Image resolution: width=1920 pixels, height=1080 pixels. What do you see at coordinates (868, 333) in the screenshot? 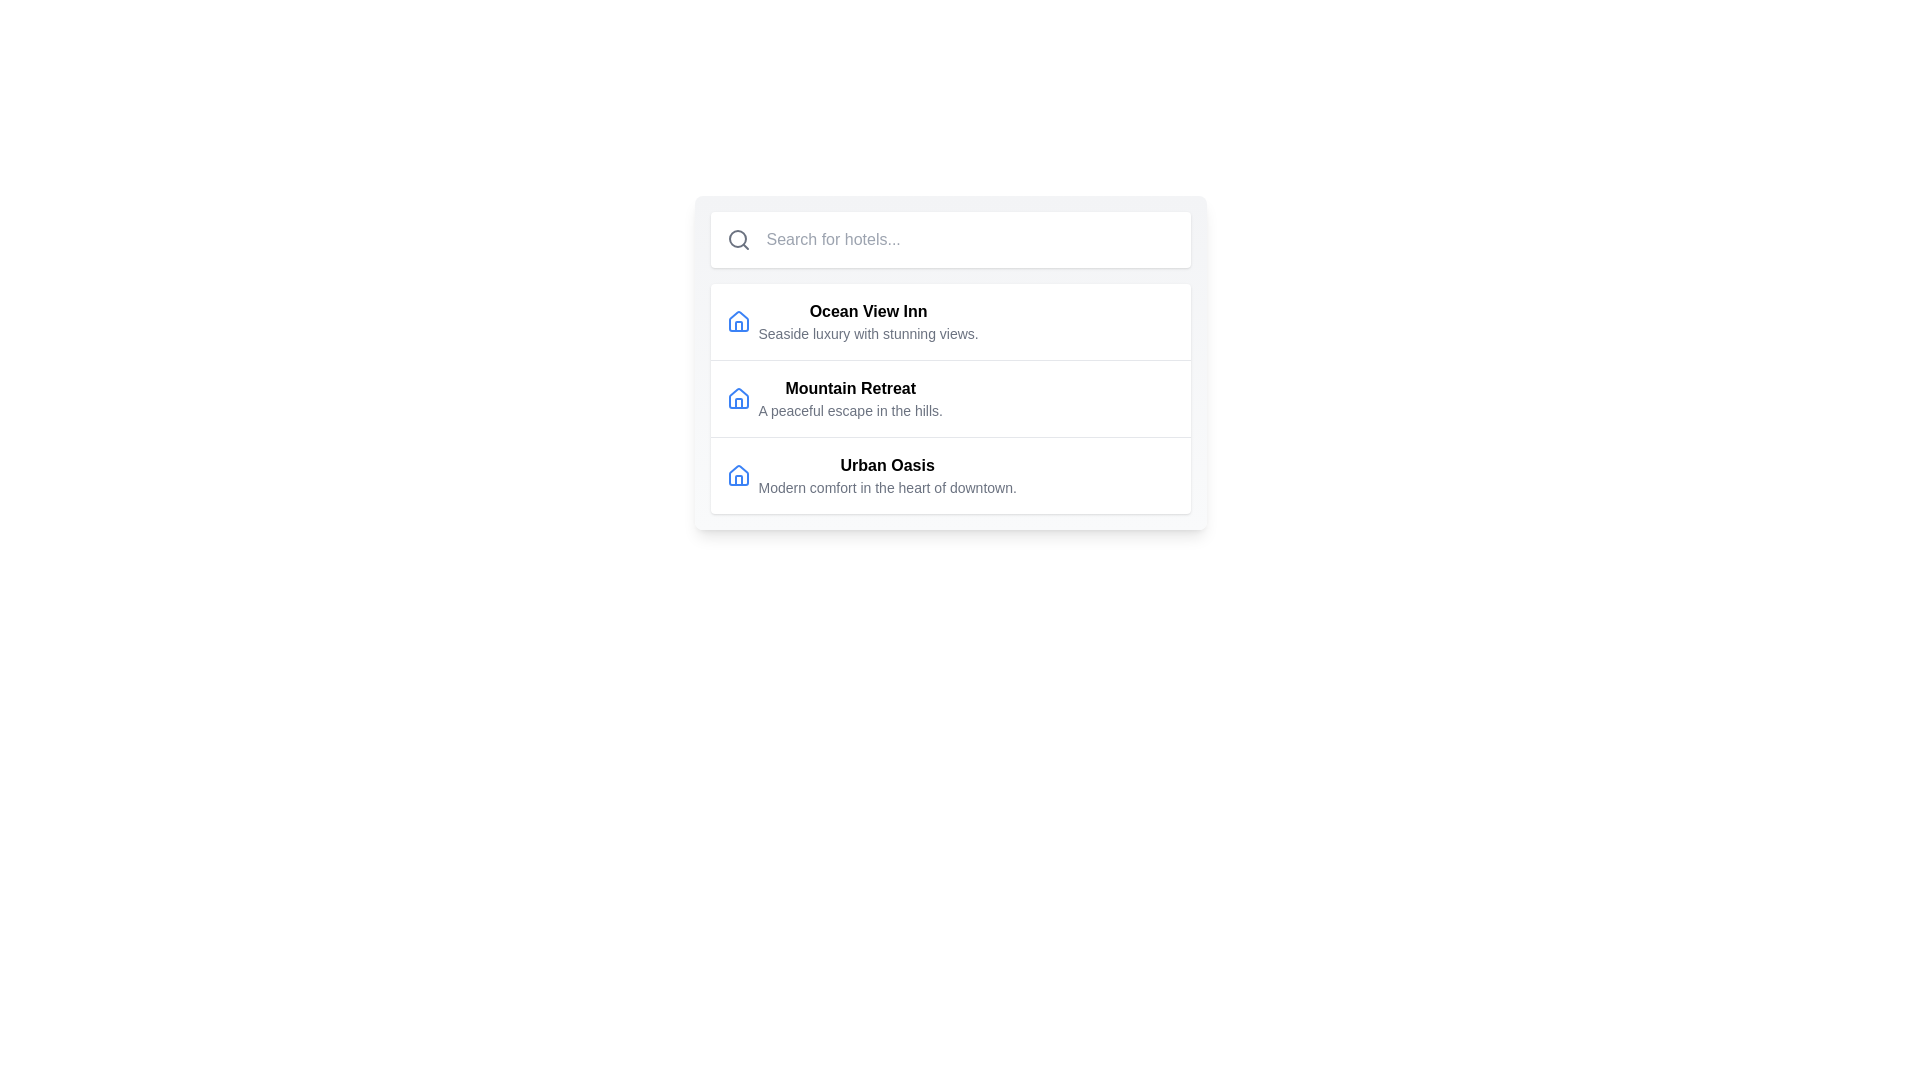
I see `the text label displaying 'Seaside luxury with stunning views.' located below the bold title 'Ocean View Inn' in the first item slot of the accommodations list` at bounding box center [868, 333].